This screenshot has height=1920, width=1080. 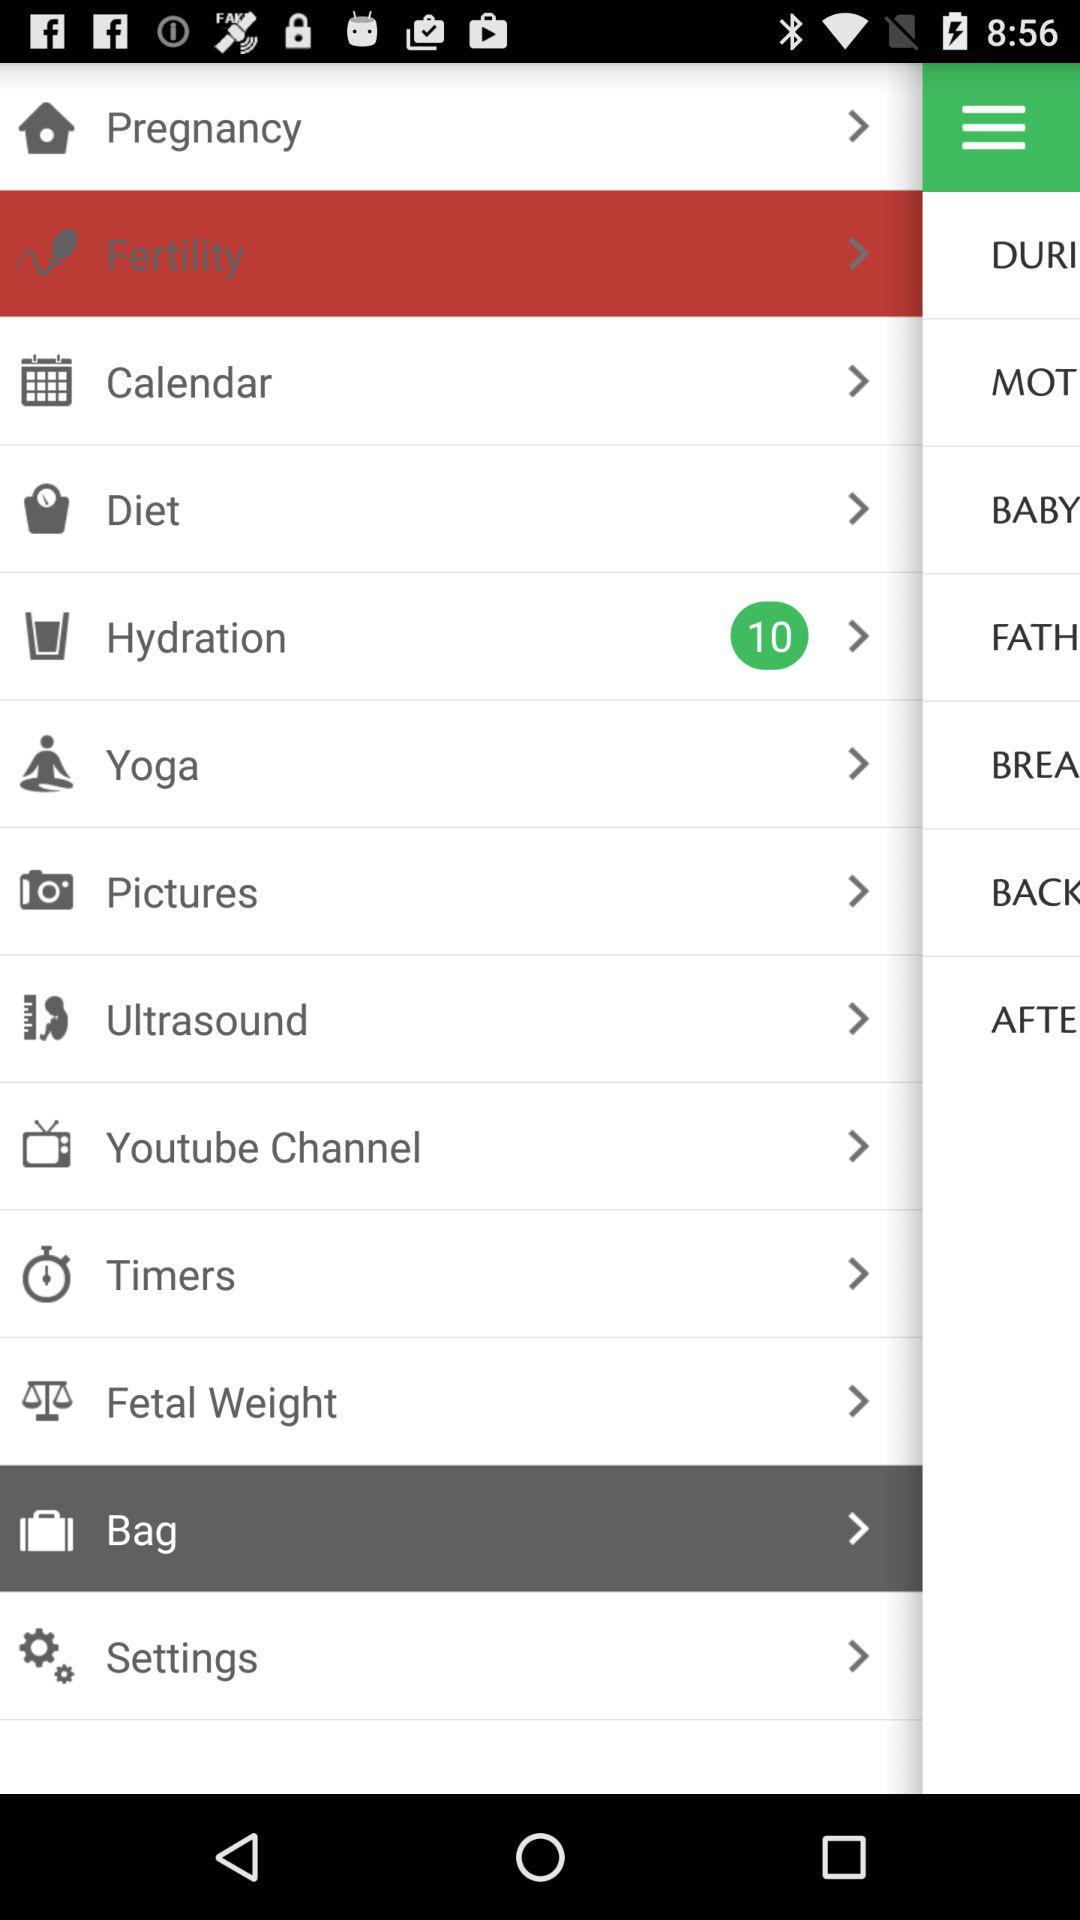 What do you see at coordinates (457, 1146) in the screenshot?
I see `the checkbox below the ultrasound icon` at bounding box center [457, 1146].